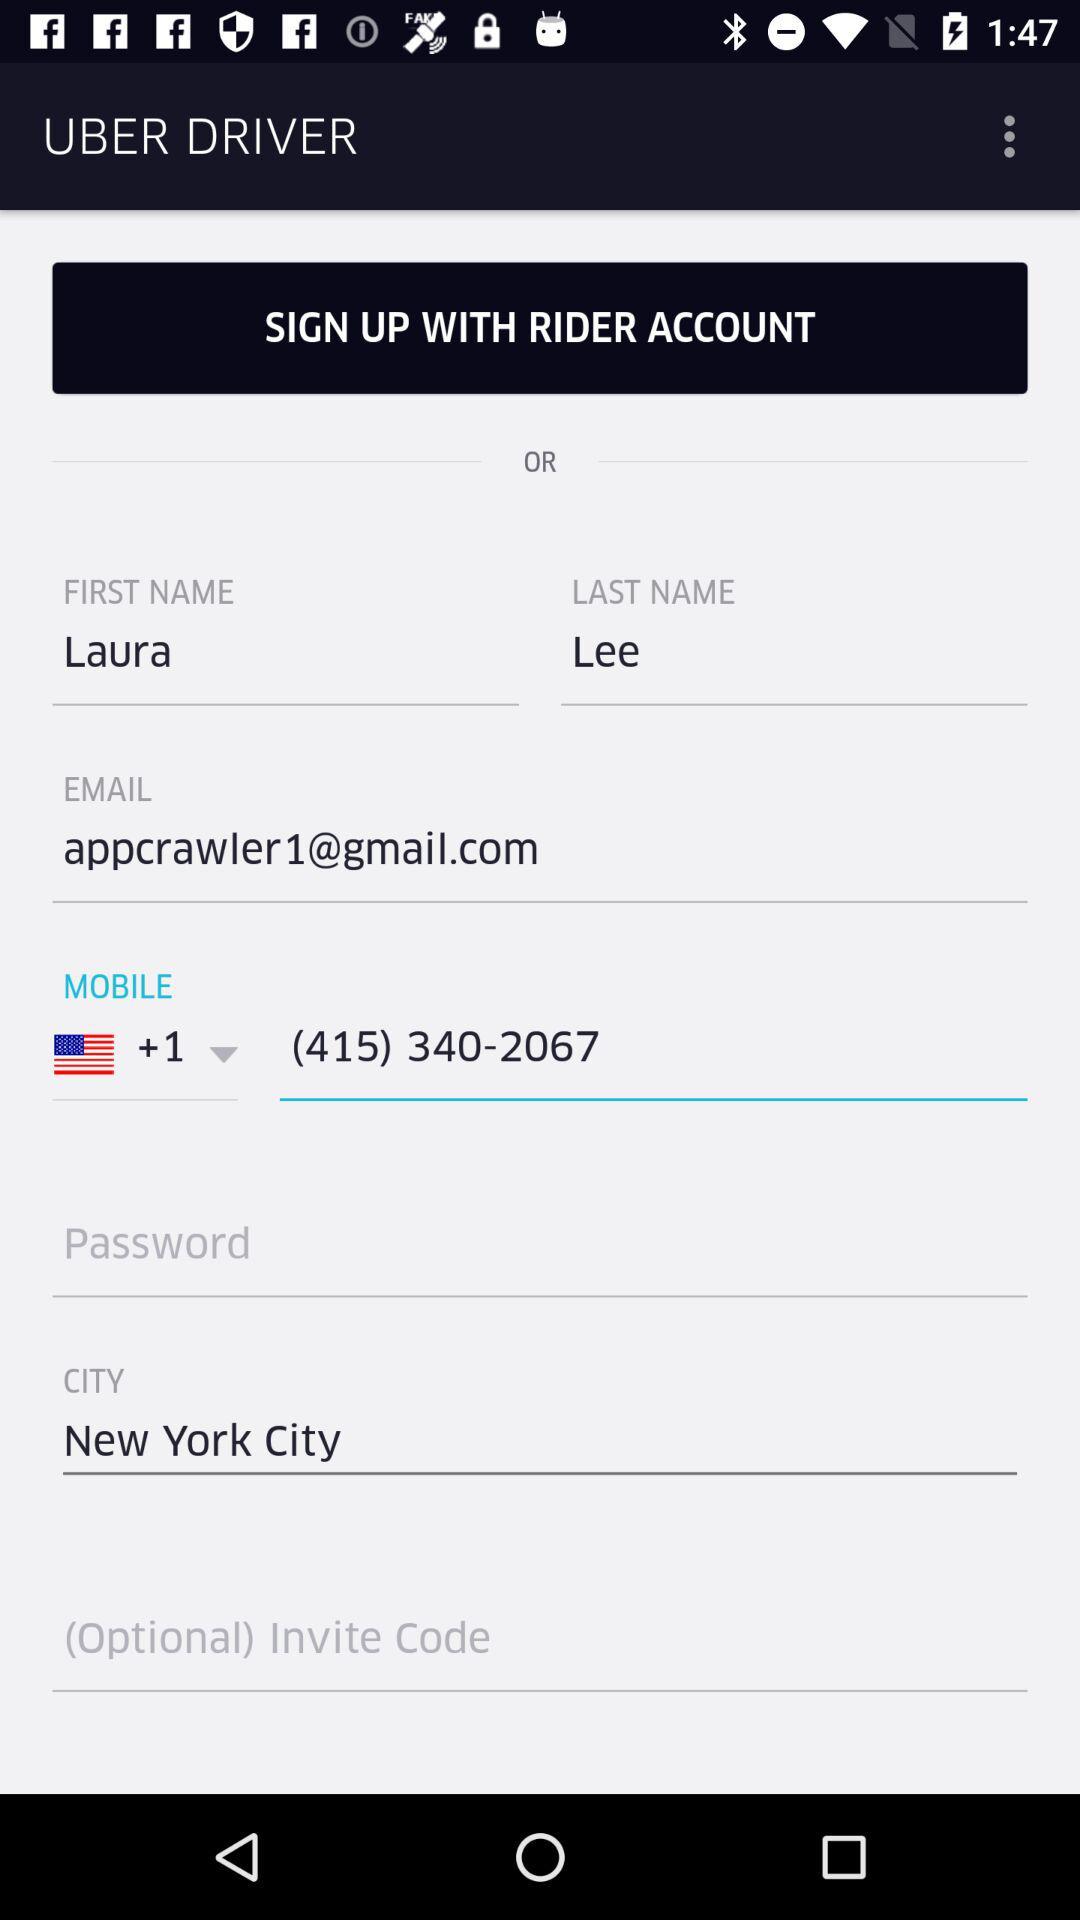 This screenshot has height=1920, width=1080. Describe the element at coordinates (793, 660) in the screenshot. I see `icon above appcrawler1@gmail.com item` at that location.